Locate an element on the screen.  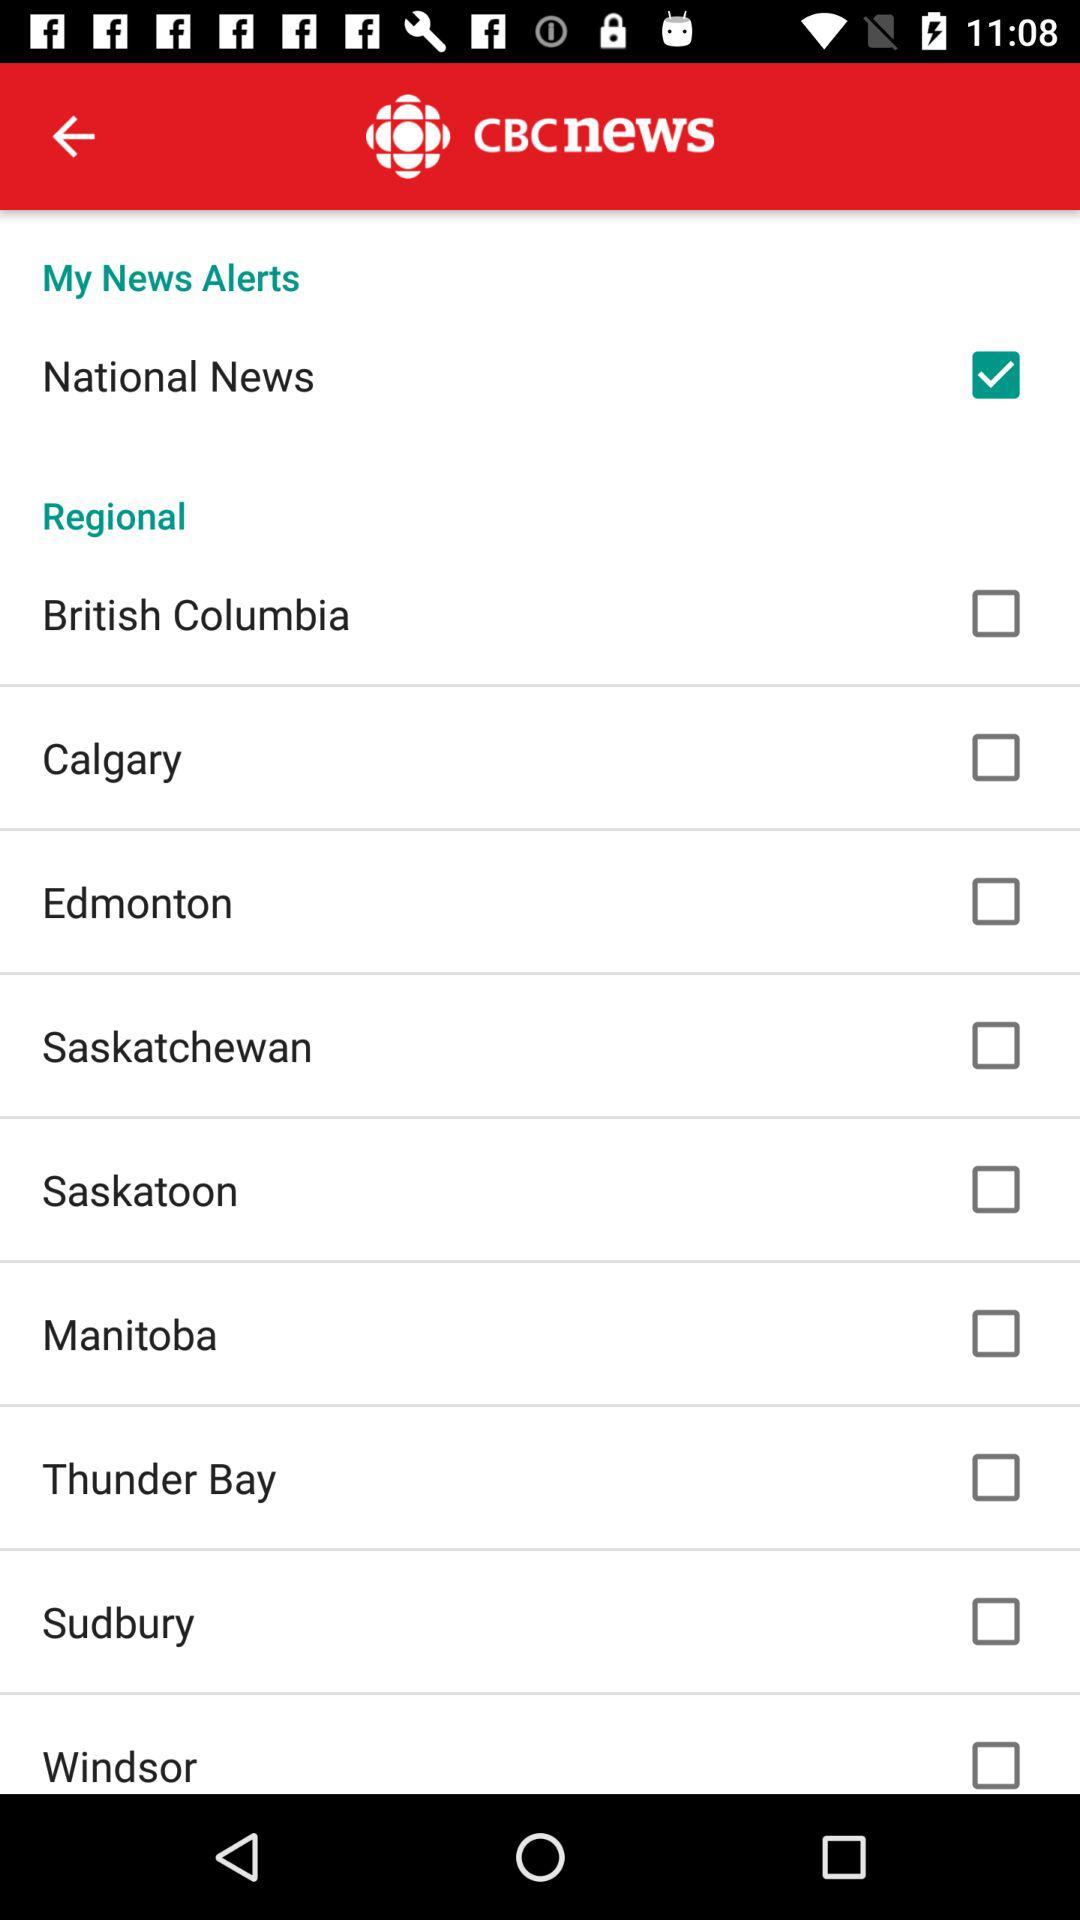
the edmonton icon is located at coordinates (136, 900).